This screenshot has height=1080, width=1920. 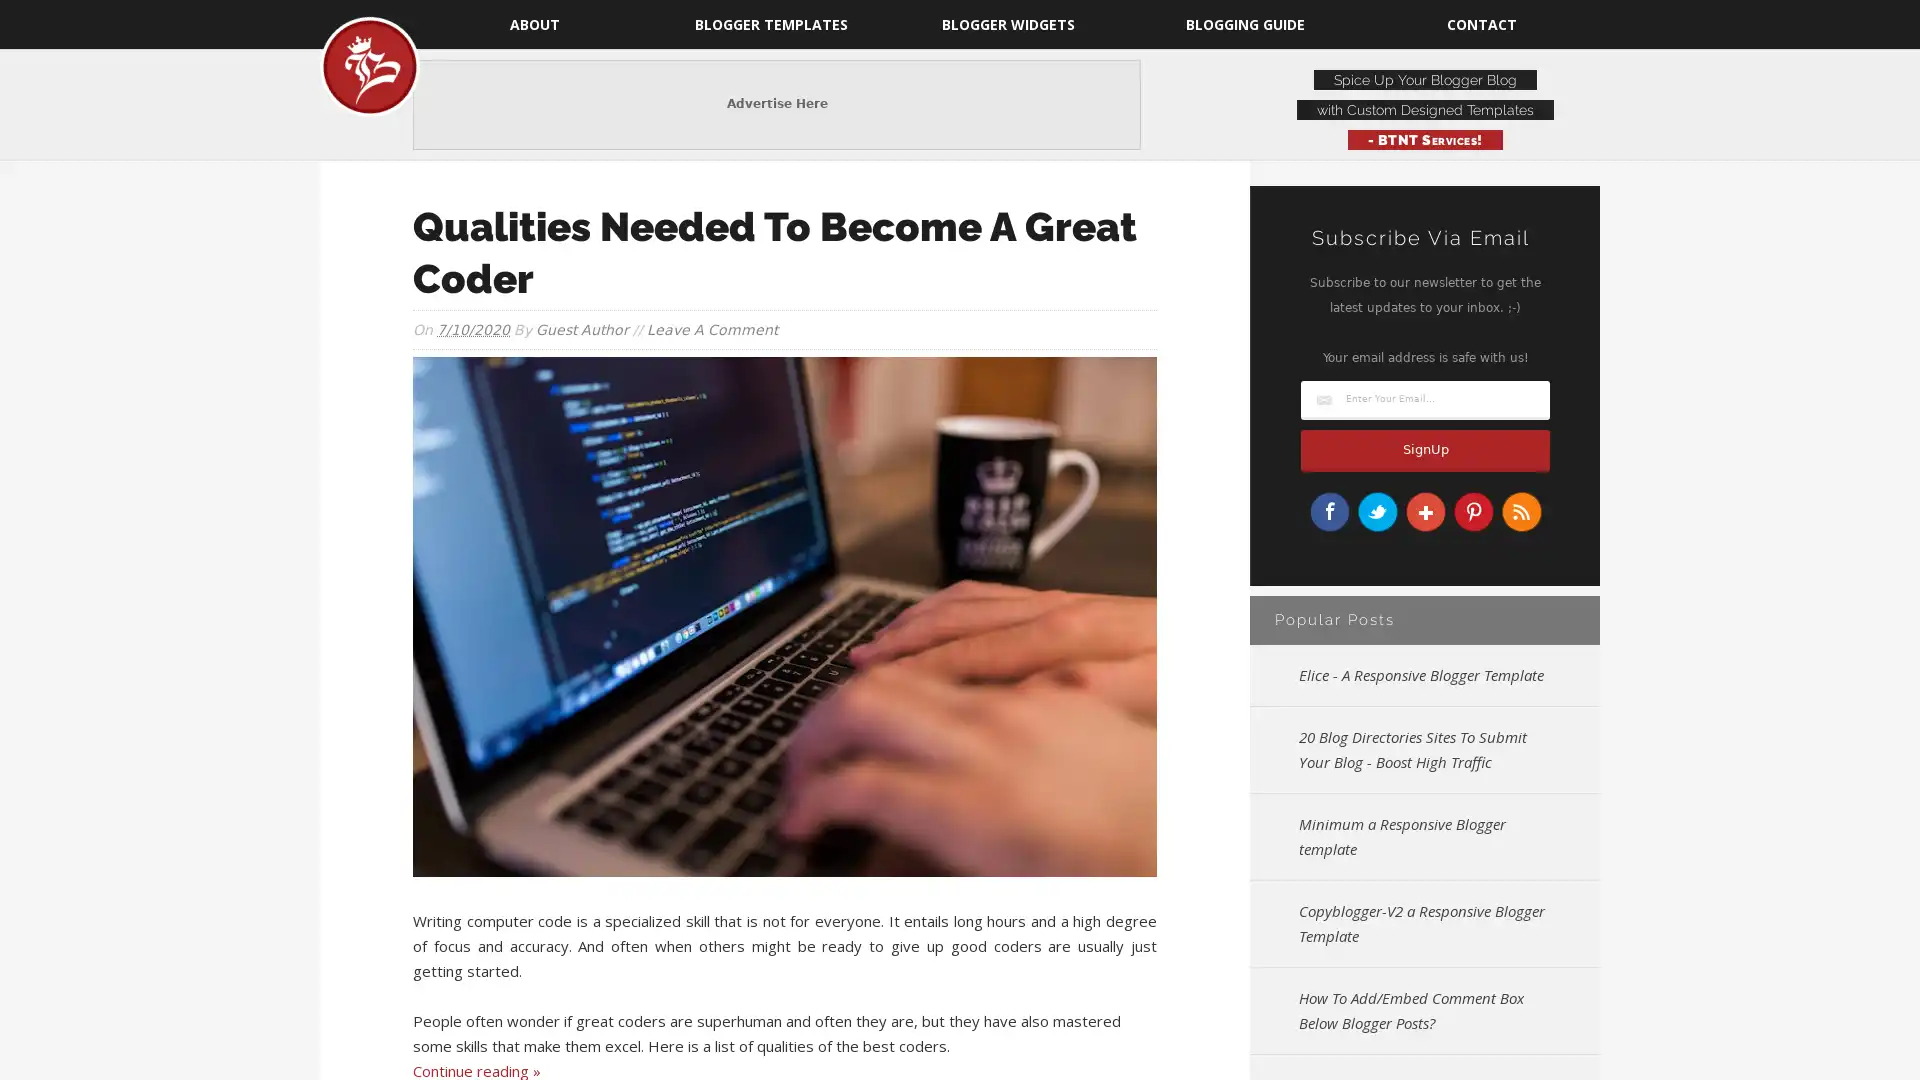 What do you see at coordinates (1424, 451) in the screenshot?
I see `SignUp` at bounding box center [1424, 451].